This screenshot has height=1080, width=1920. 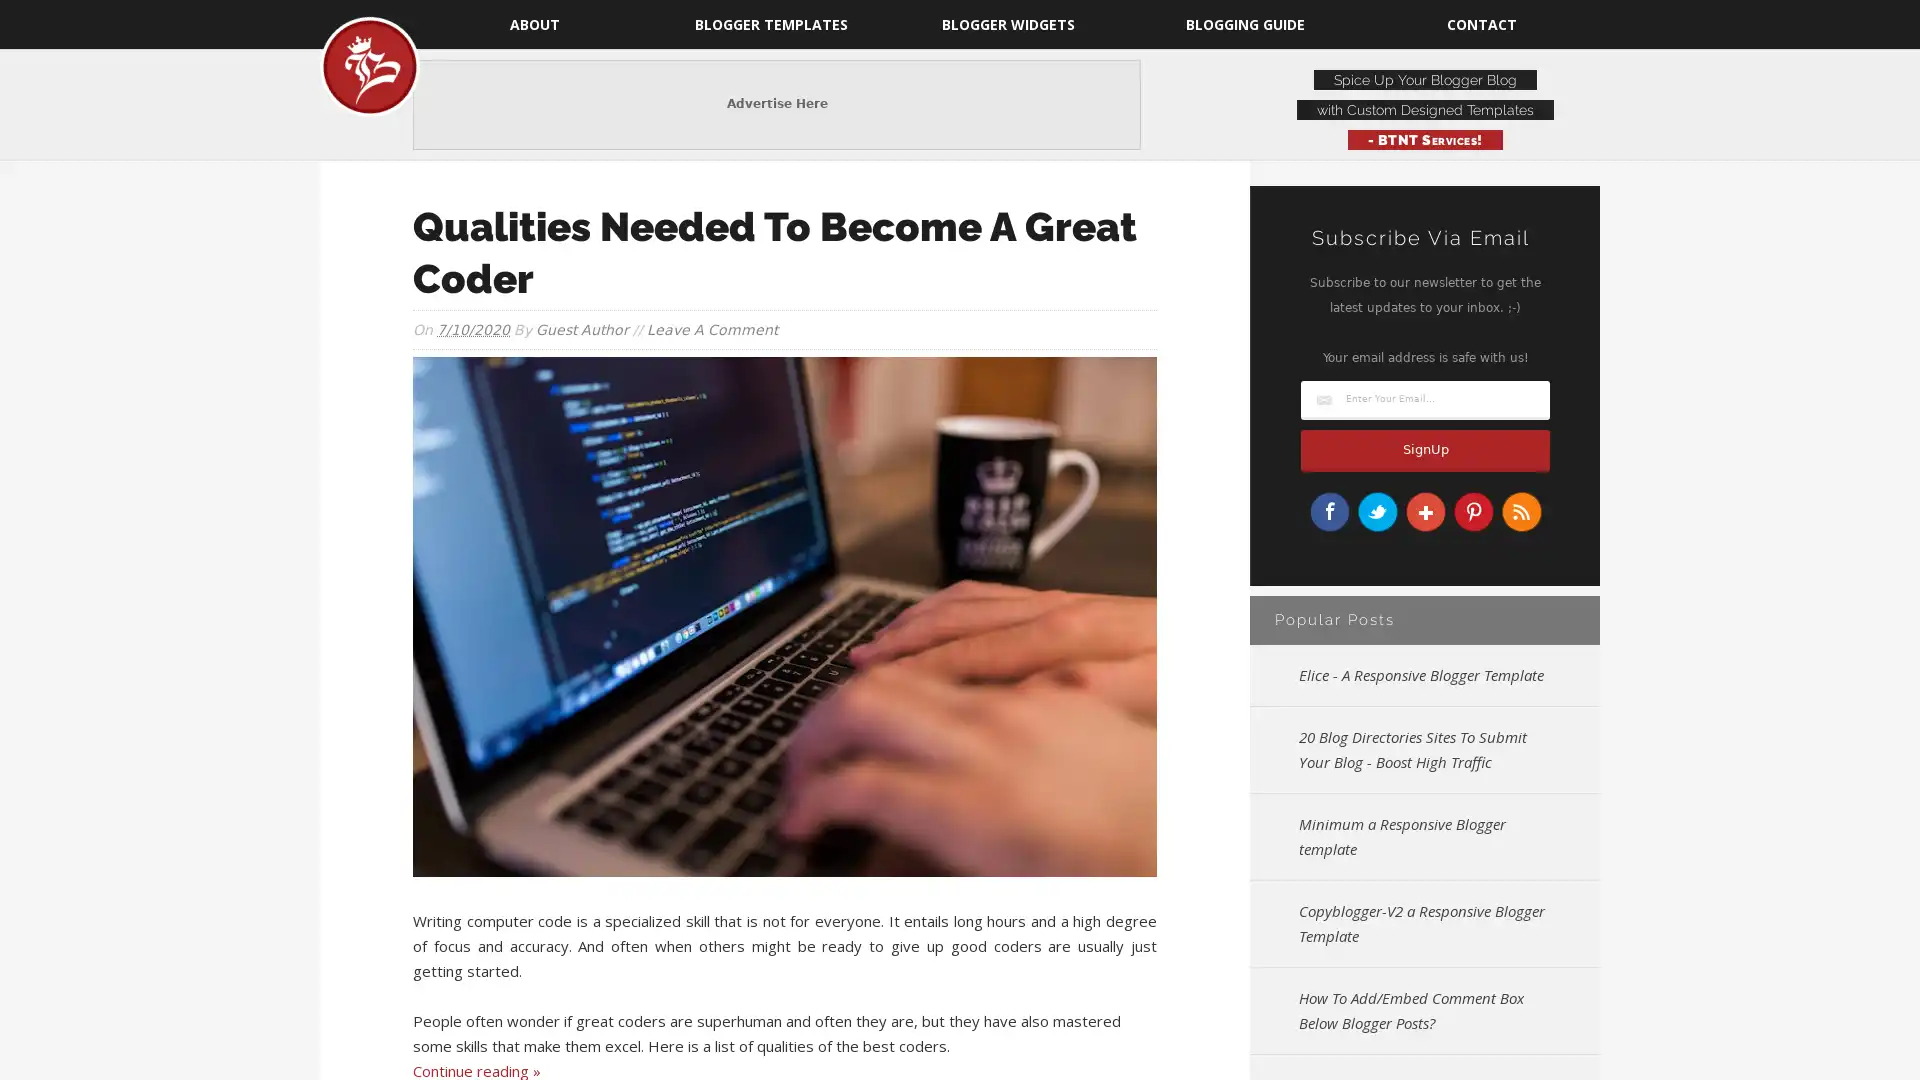 What do you see at coordinates (1424, 451) in the screenshot?
I see `SignUp` at bounding box center [1424, 451].